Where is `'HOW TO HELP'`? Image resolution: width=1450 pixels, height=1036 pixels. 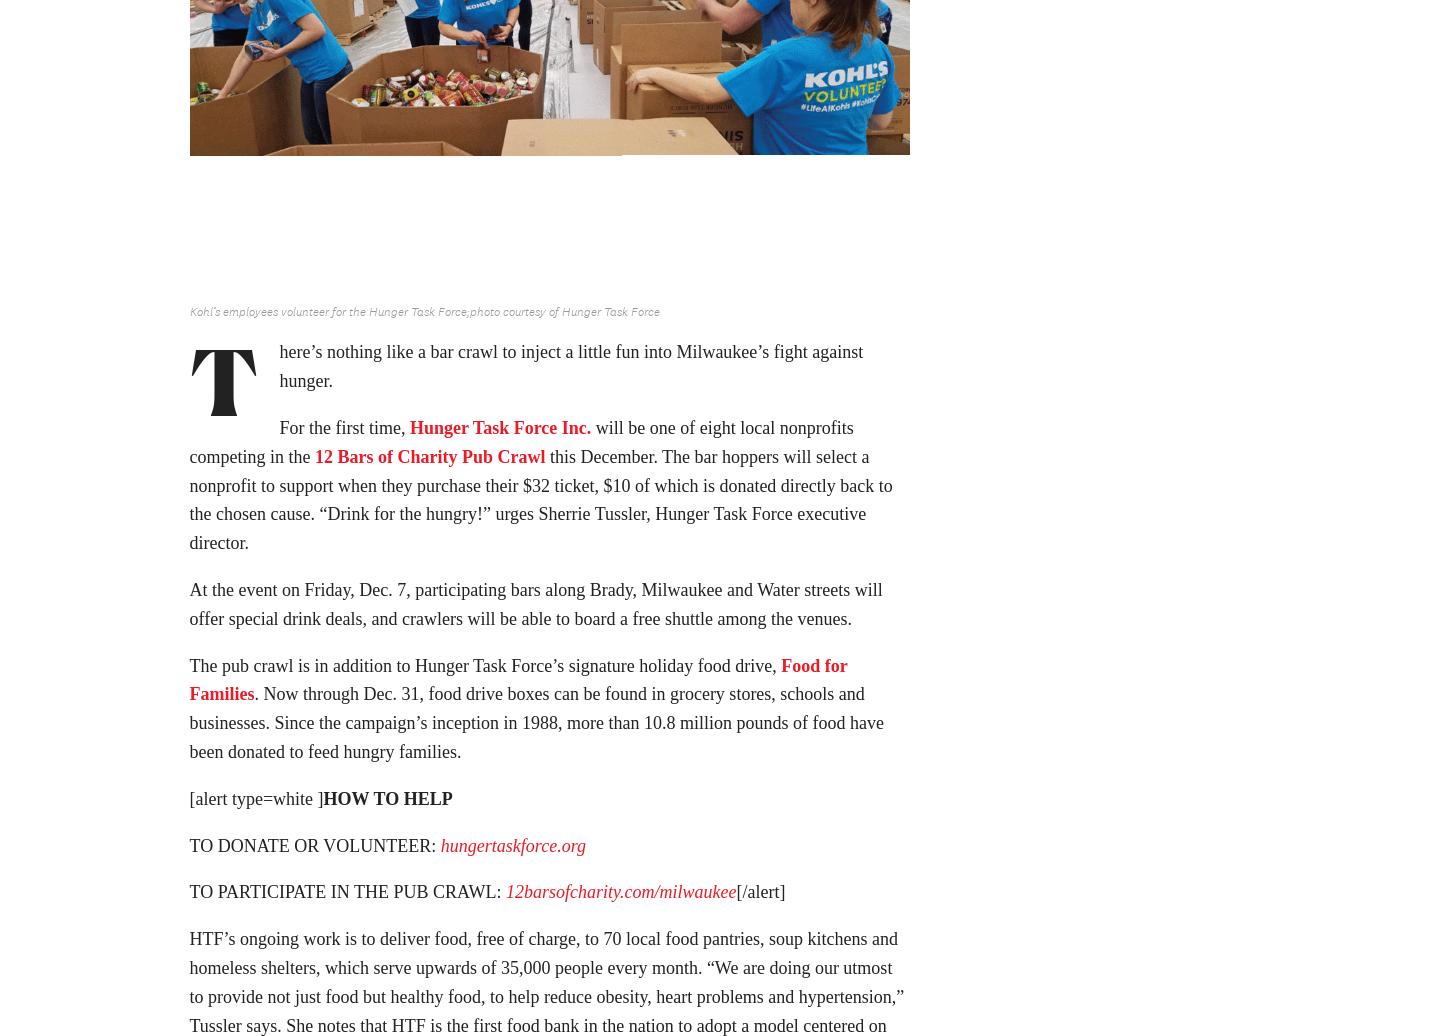
'HOW TO HELP' is located at coordinates (386, 804).